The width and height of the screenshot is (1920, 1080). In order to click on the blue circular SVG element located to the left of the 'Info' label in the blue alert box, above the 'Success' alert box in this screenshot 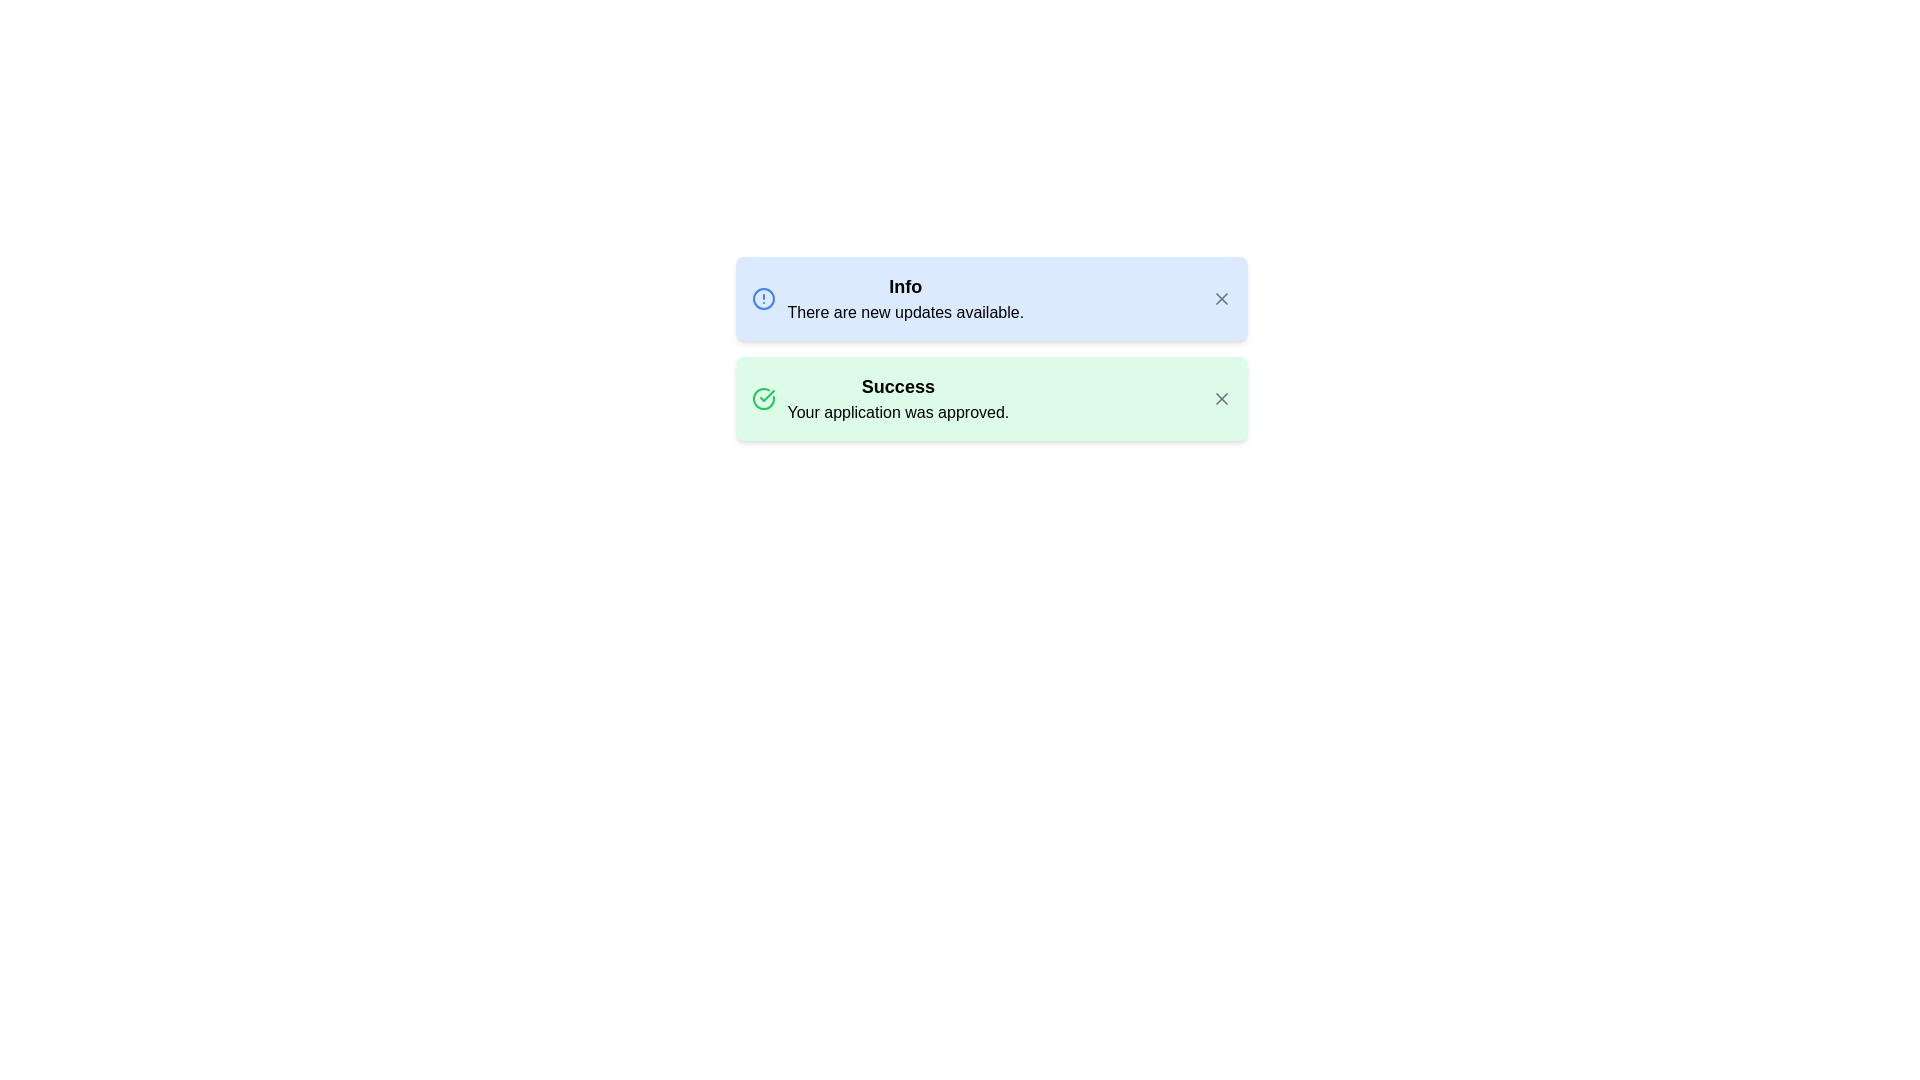, I will do `click(762, 299)`.